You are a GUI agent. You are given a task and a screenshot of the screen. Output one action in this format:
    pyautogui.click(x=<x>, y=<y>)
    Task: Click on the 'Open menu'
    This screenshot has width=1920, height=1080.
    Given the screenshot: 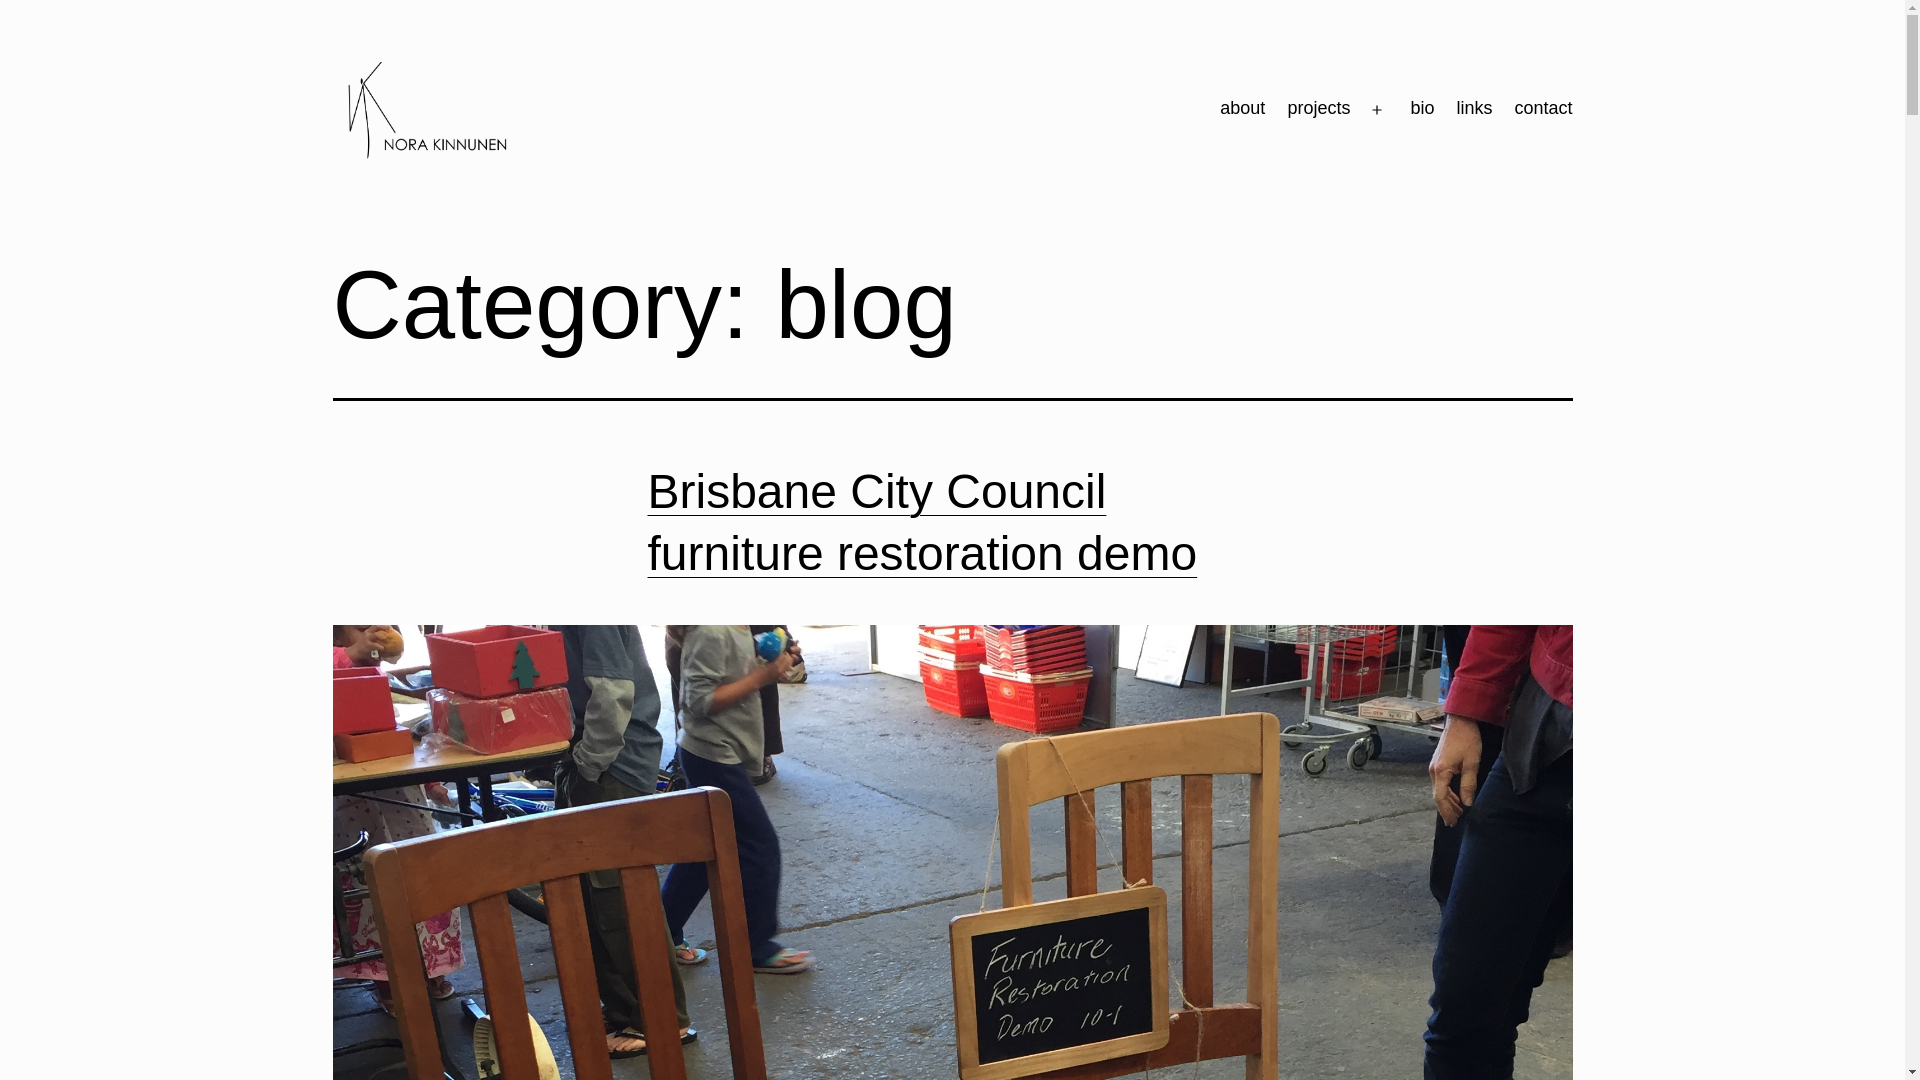 What is the action you would take?
    pyautogui.click(x=1376, y=110)
    